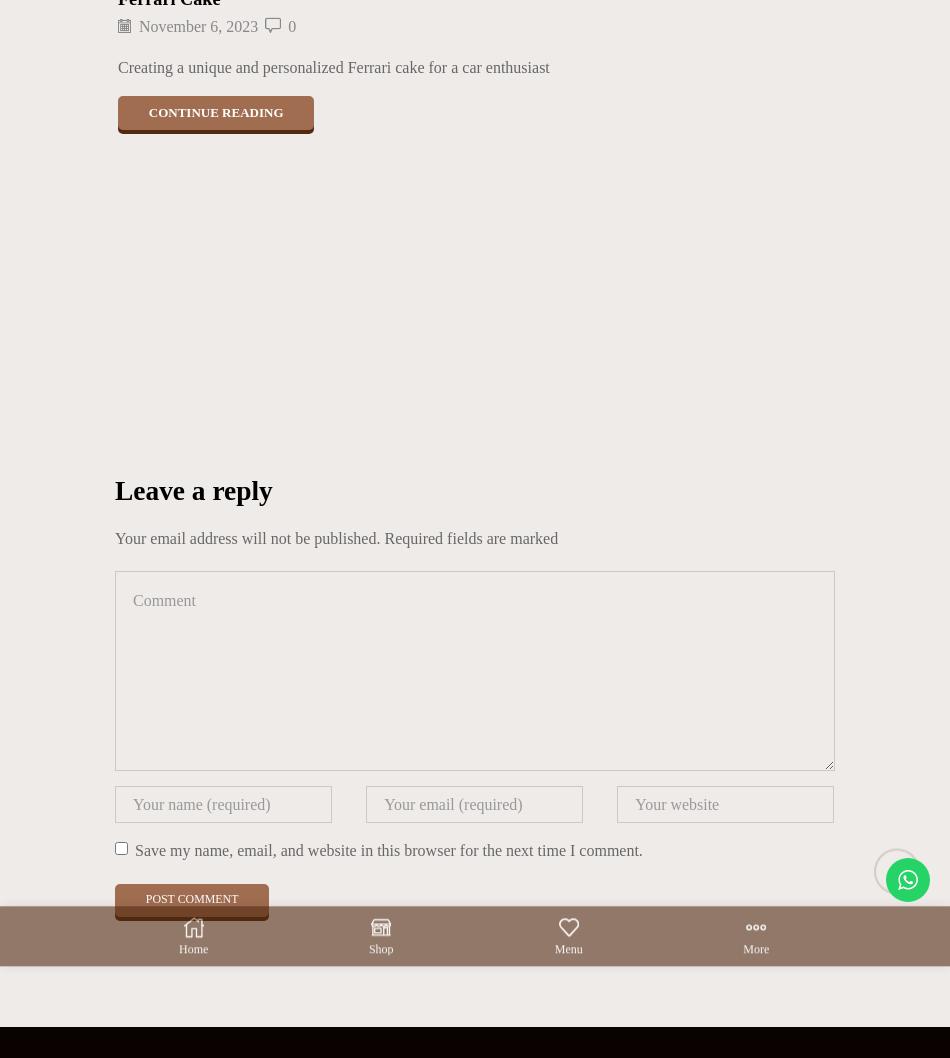  I want to click on 'November 6, 2023', so click(198, 26).